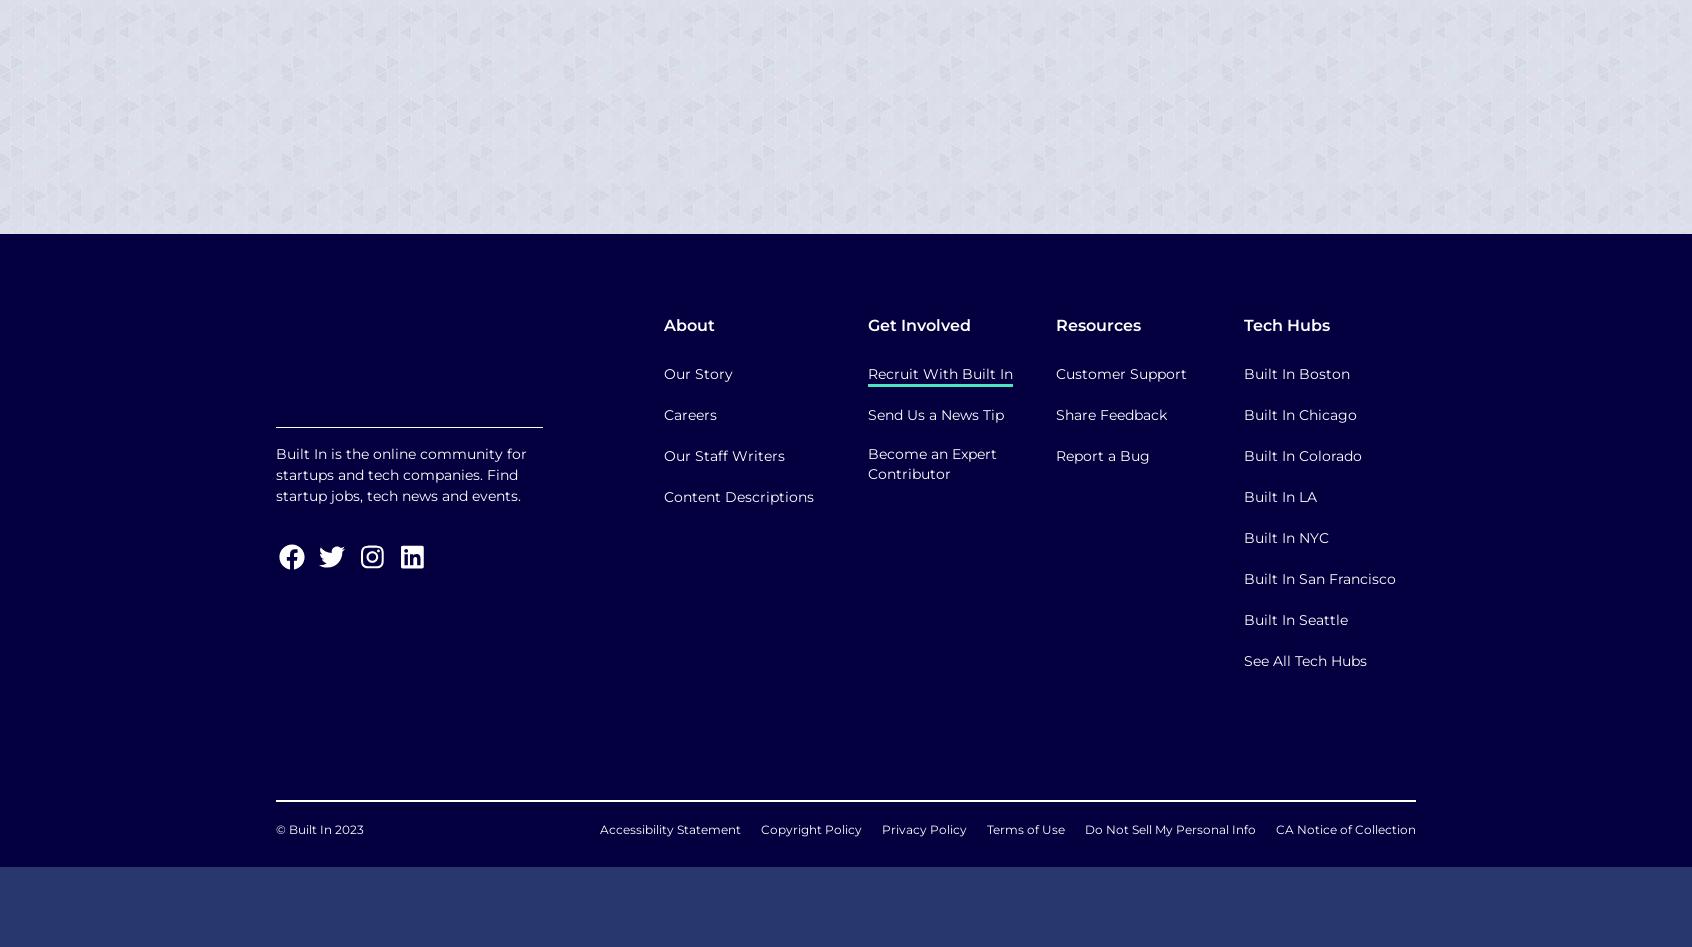 This screenshot has height=947, width=1692. What do you see at coordinates (598, 829) in the screenshot?
I see `'Accessibility Statement'` at bounding box center [598, 829].